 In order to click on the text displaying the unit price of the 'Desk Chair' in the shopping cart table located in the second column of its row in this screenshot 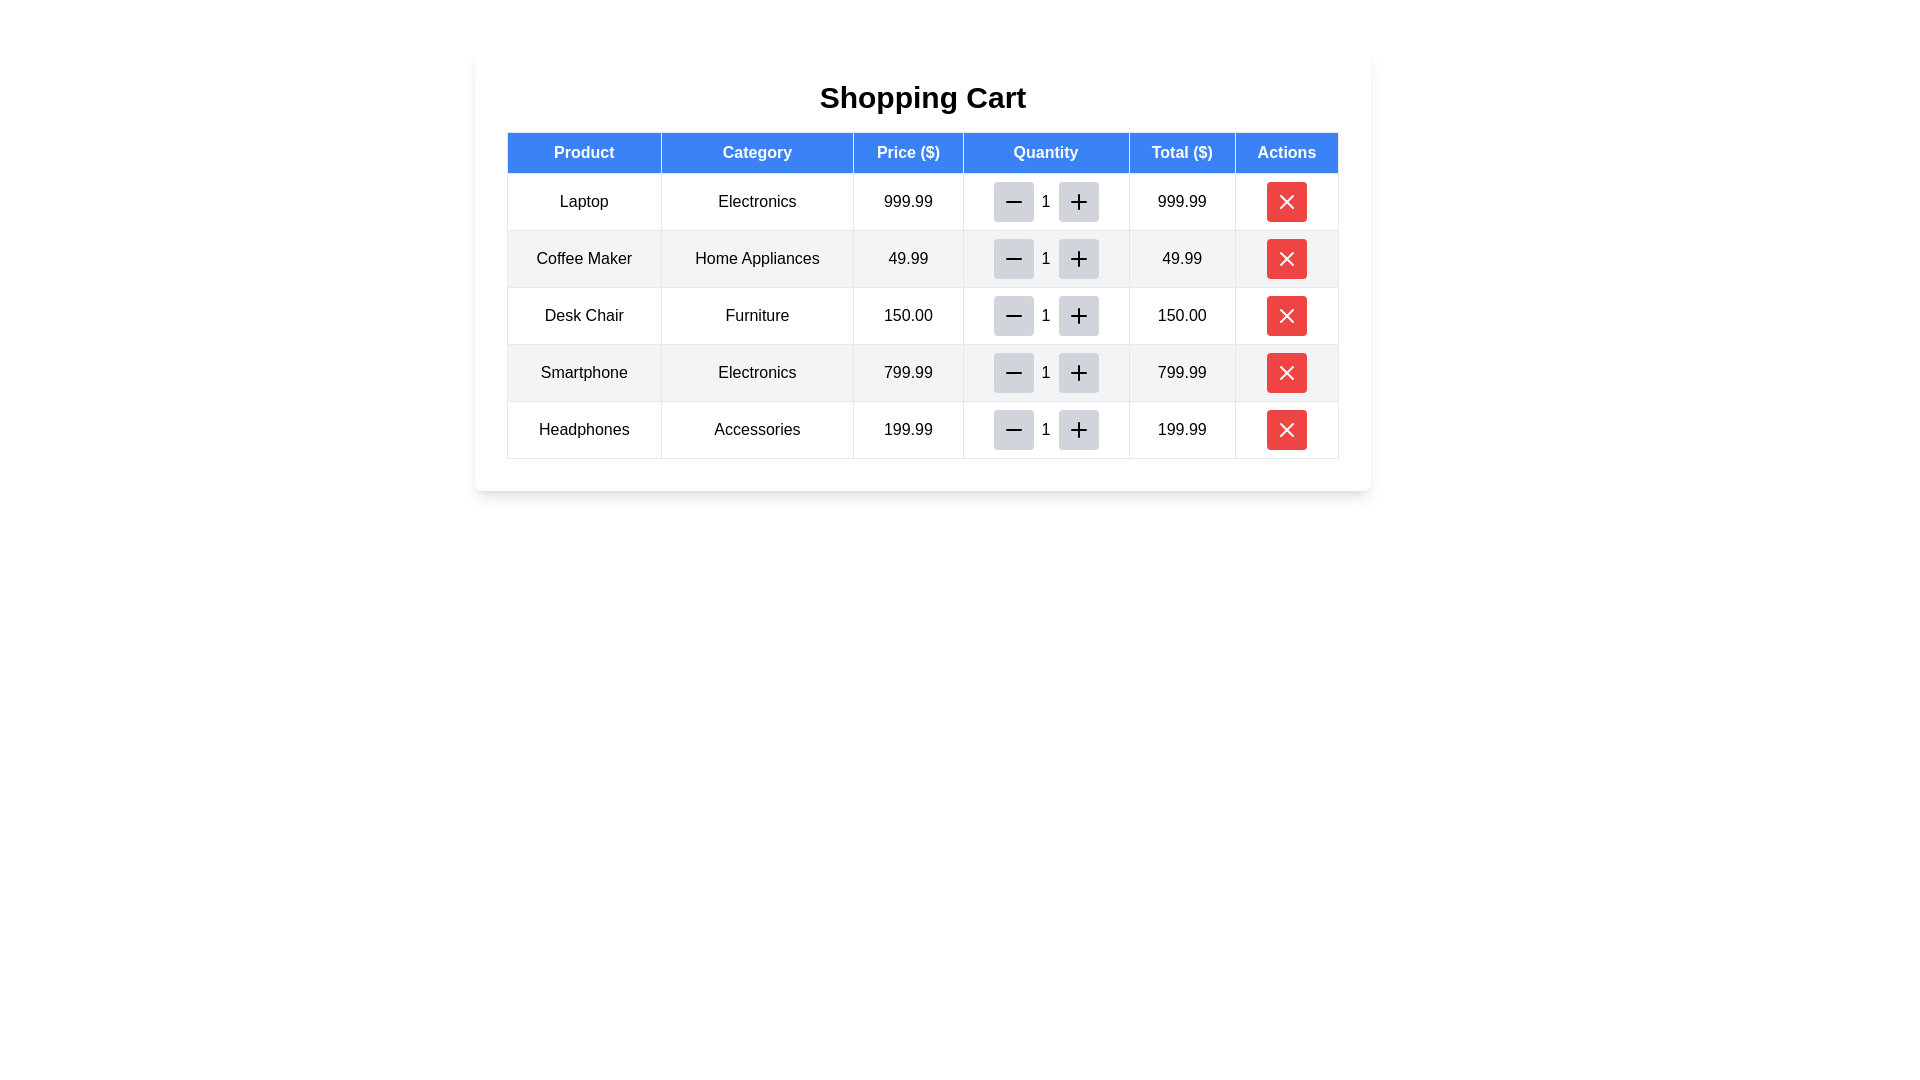, I will do `click(907, 315)`.